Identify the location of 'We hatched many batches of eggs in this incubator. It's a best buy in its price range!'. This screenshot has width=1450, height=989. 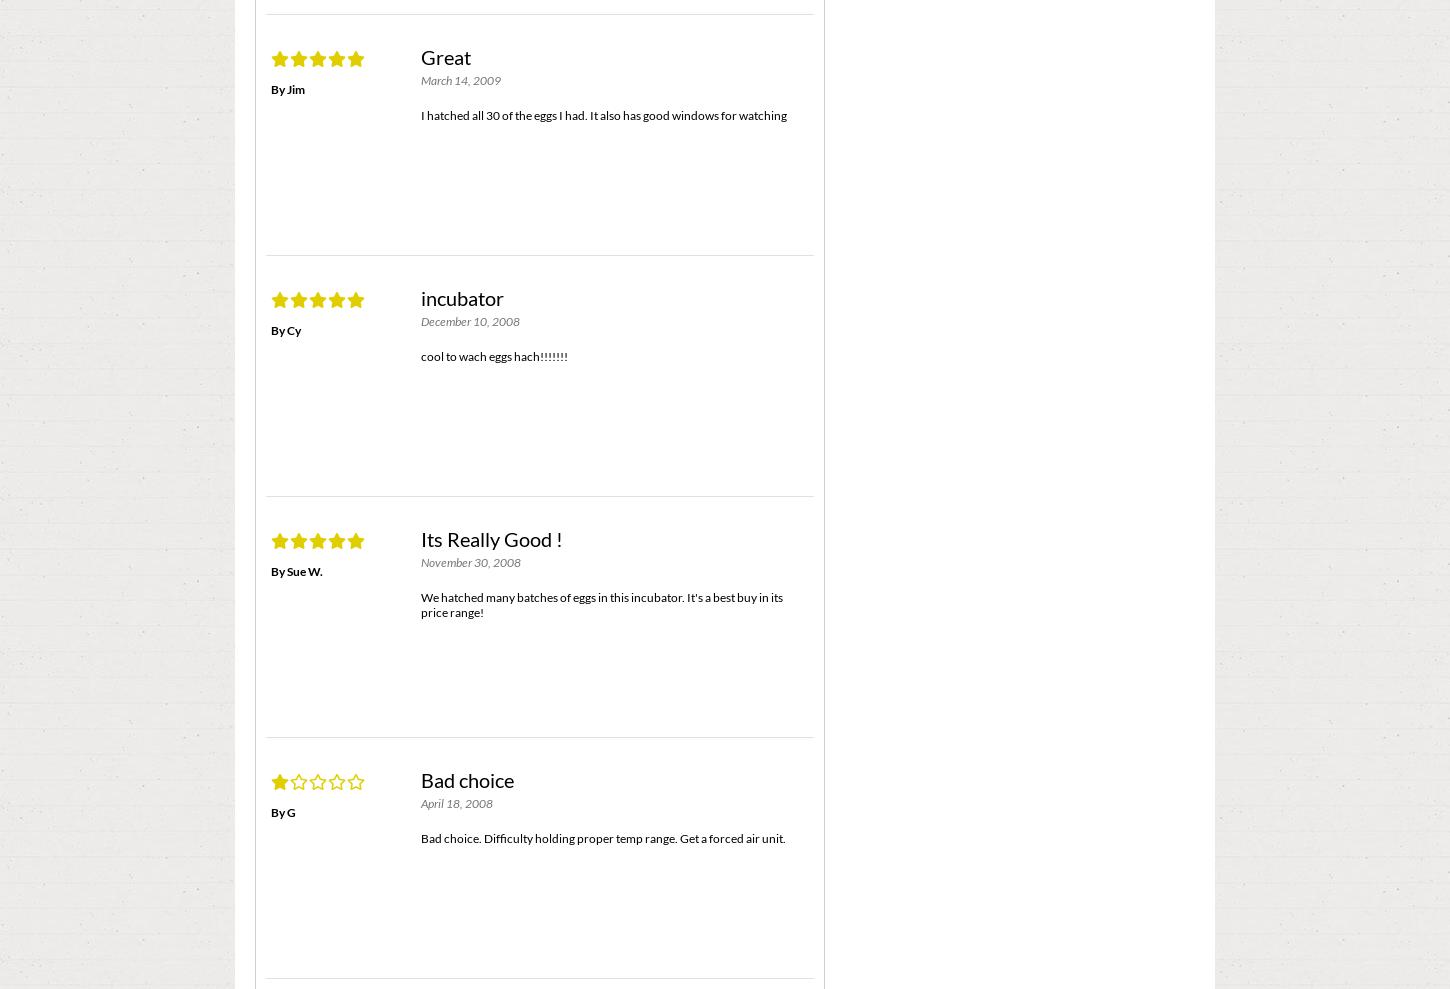
(602, 603).